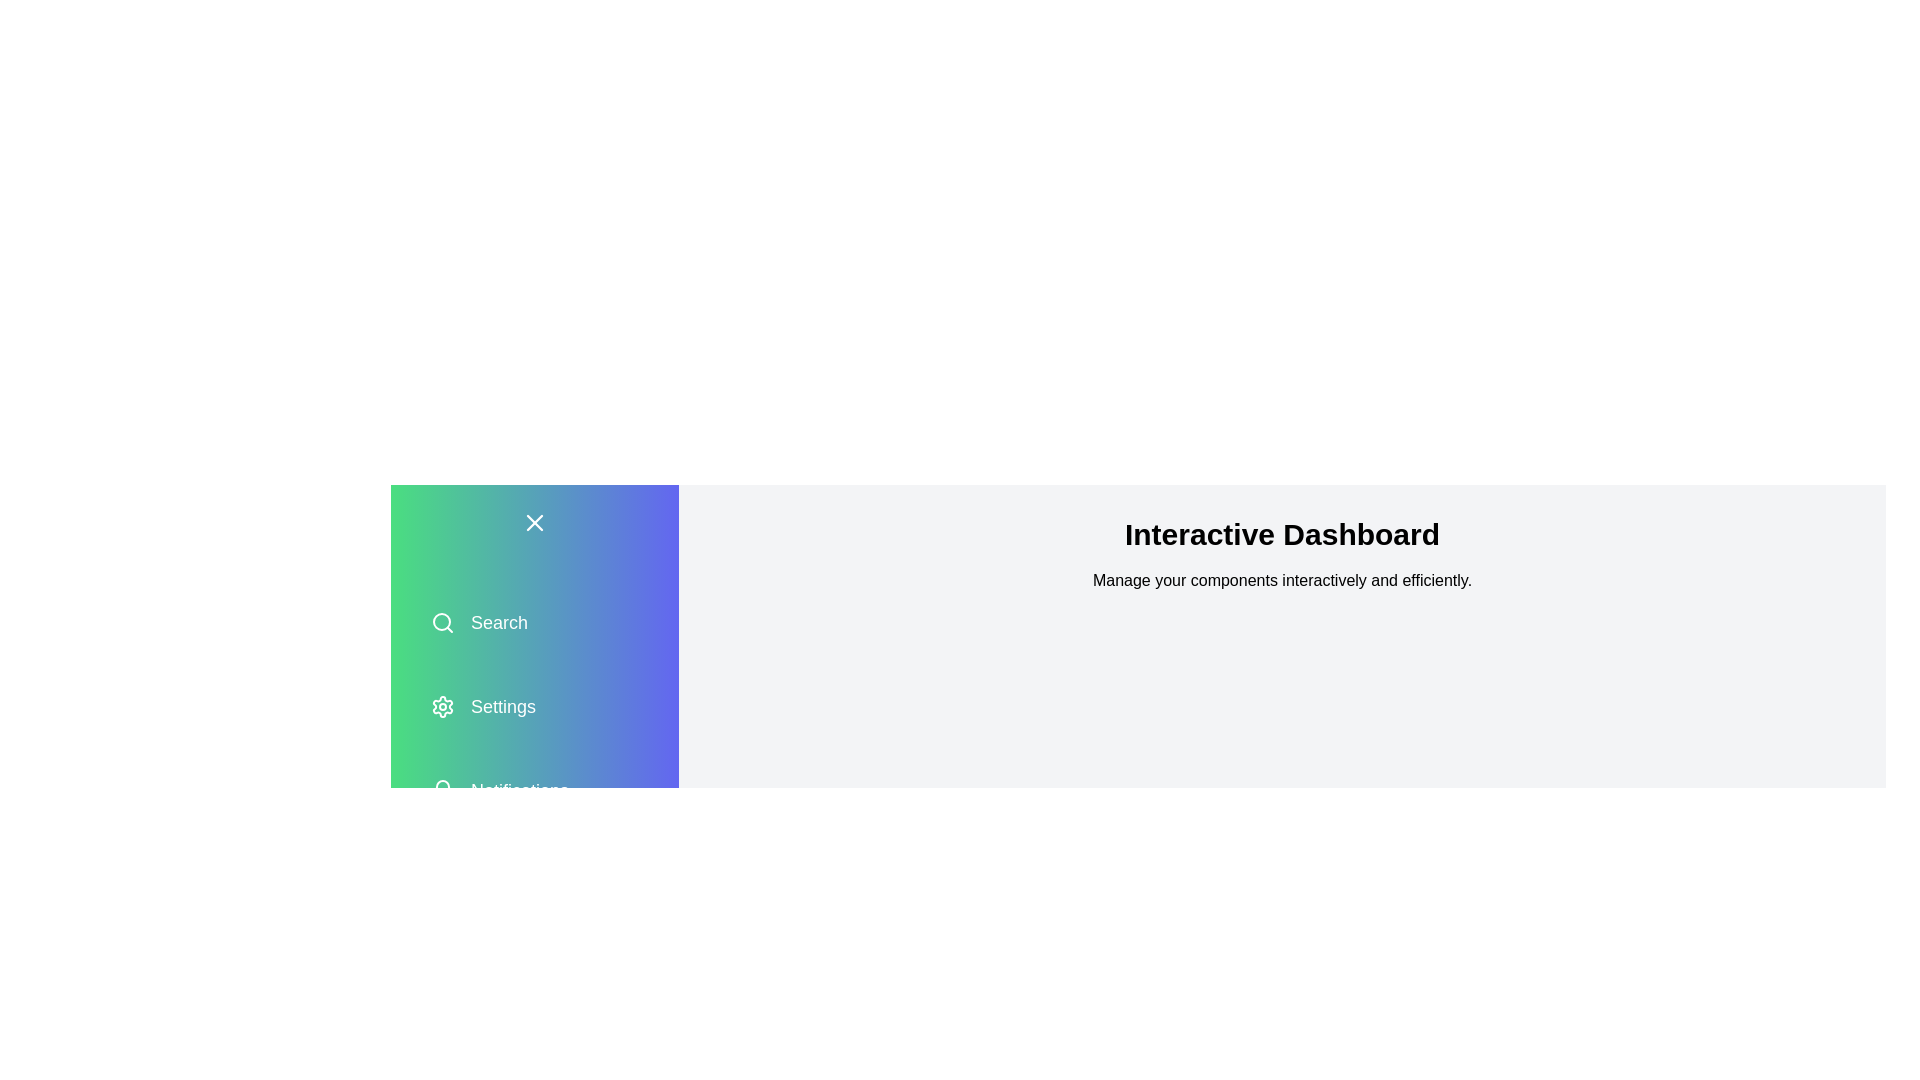  What do you see at coordinates (534, 789) in the screenshot?
I see `the menu option Notifications in the drawer` at bounding box center [534, 789].